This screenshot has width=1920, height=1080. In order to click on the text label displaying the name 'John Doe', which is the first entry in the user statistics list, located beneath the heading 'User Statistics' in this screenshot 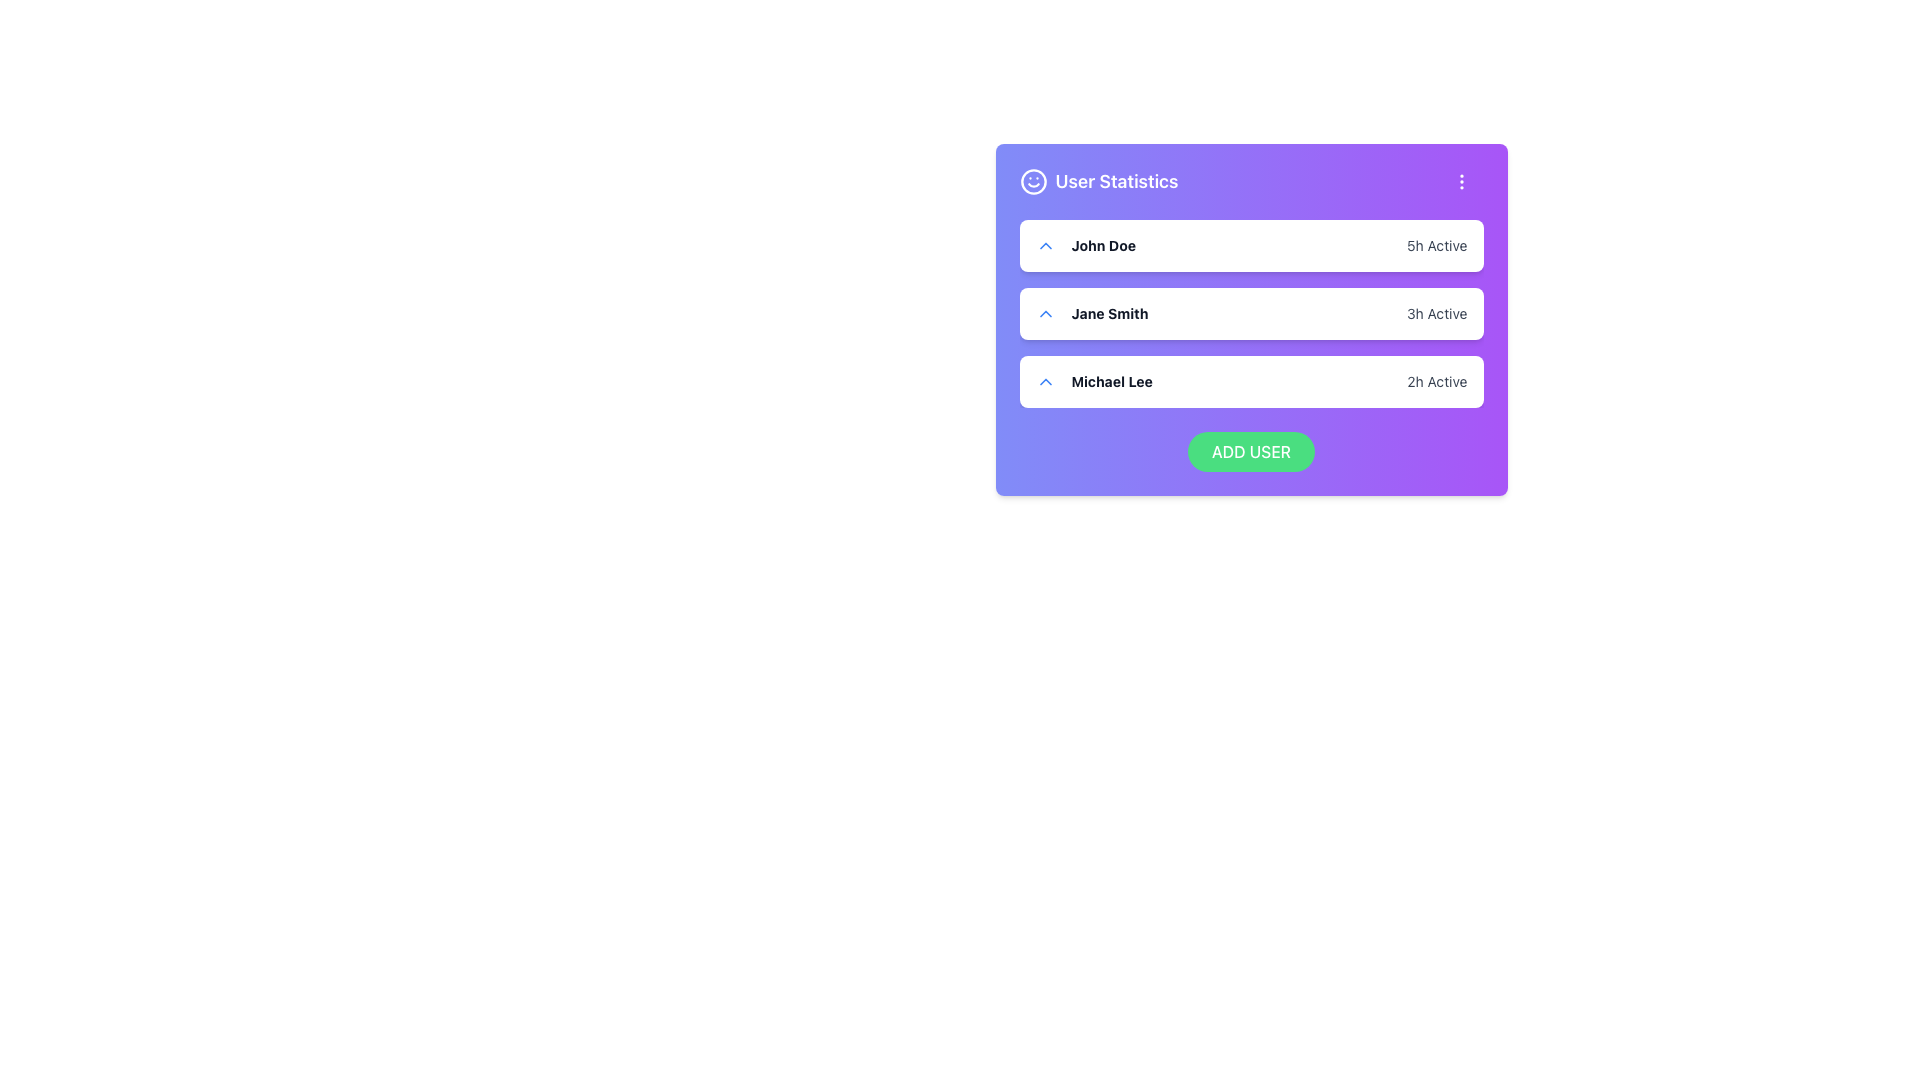, I will do `click(1102, 245)`.